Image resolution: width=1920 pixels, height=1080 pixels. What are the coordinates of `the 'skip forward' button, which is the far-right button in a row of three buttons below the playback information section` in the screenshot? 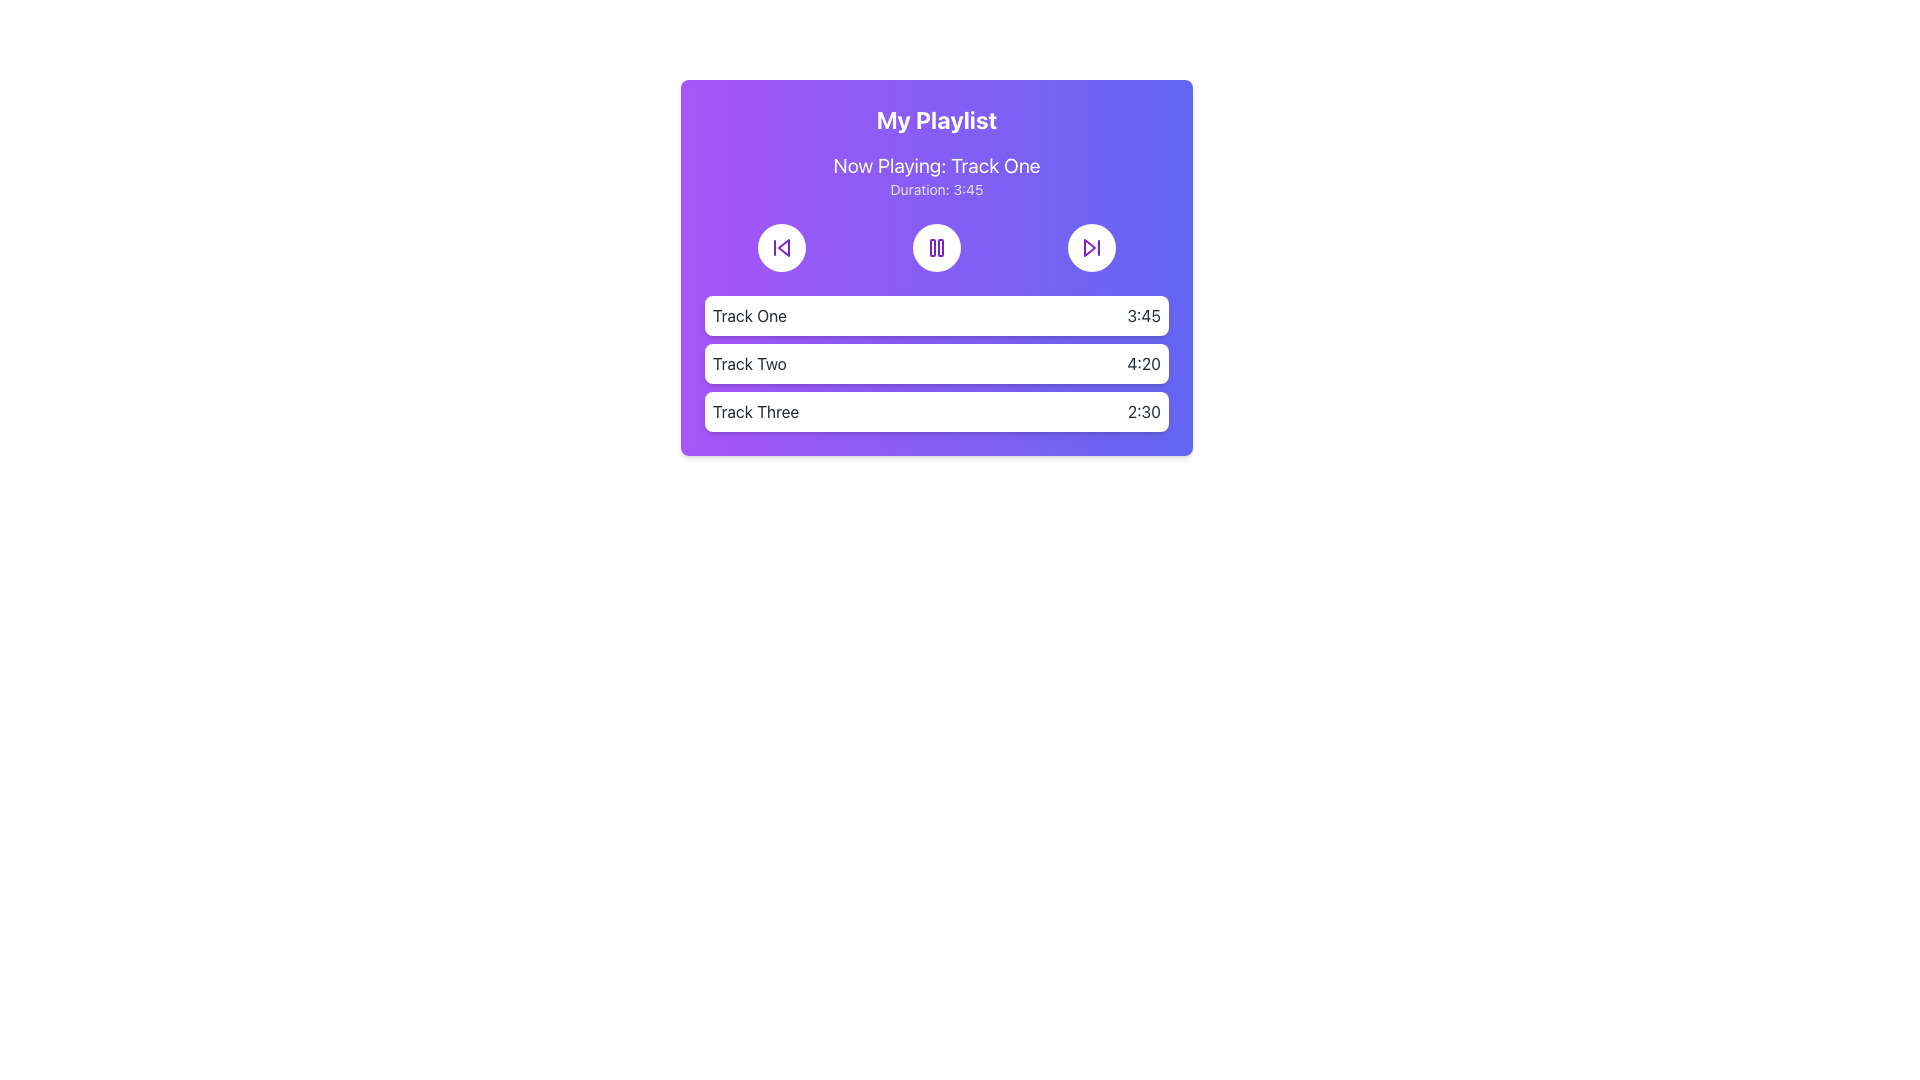 It's located at (1090, 246).